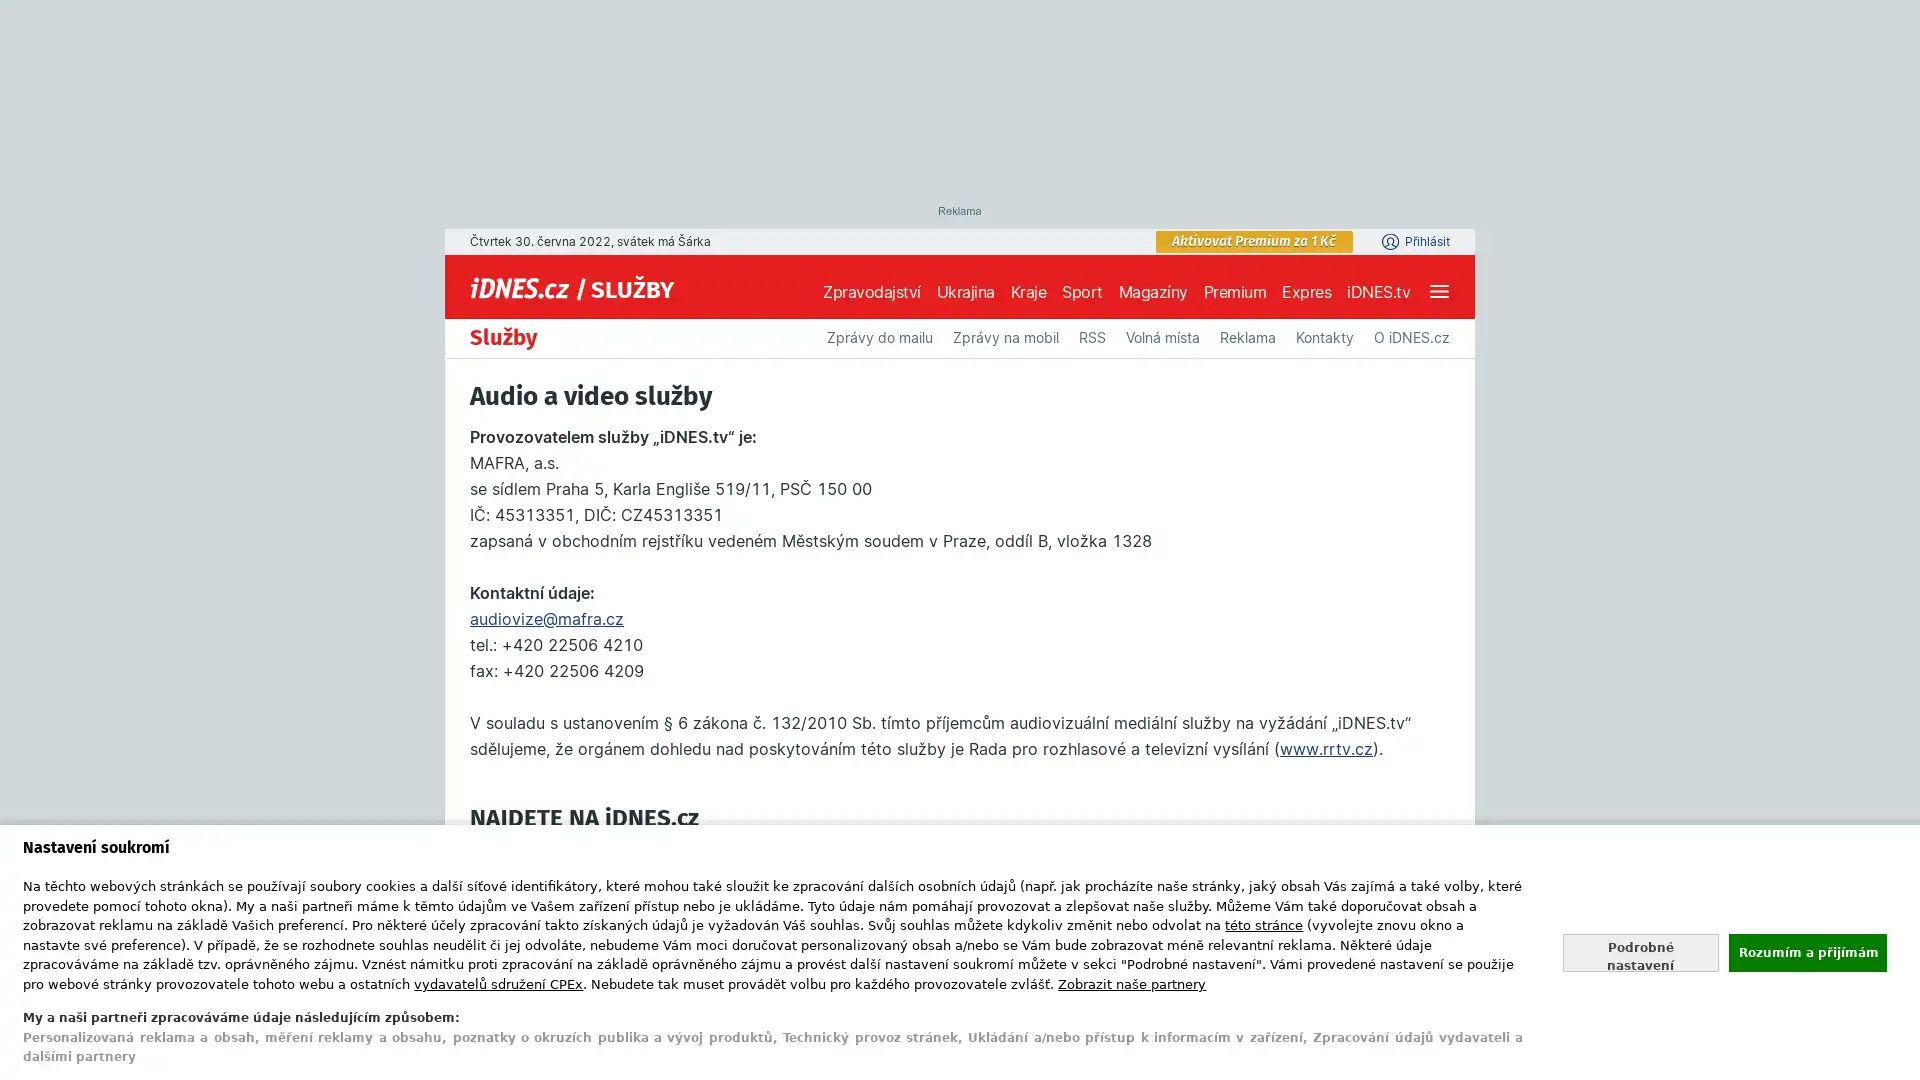 The height and width of the screenshot is (1080, 1920). What do you see at coordinates (1132, 982) in the screenshot?
I see `Zobrazit nase partnery` at bounding box center [1132, 982].